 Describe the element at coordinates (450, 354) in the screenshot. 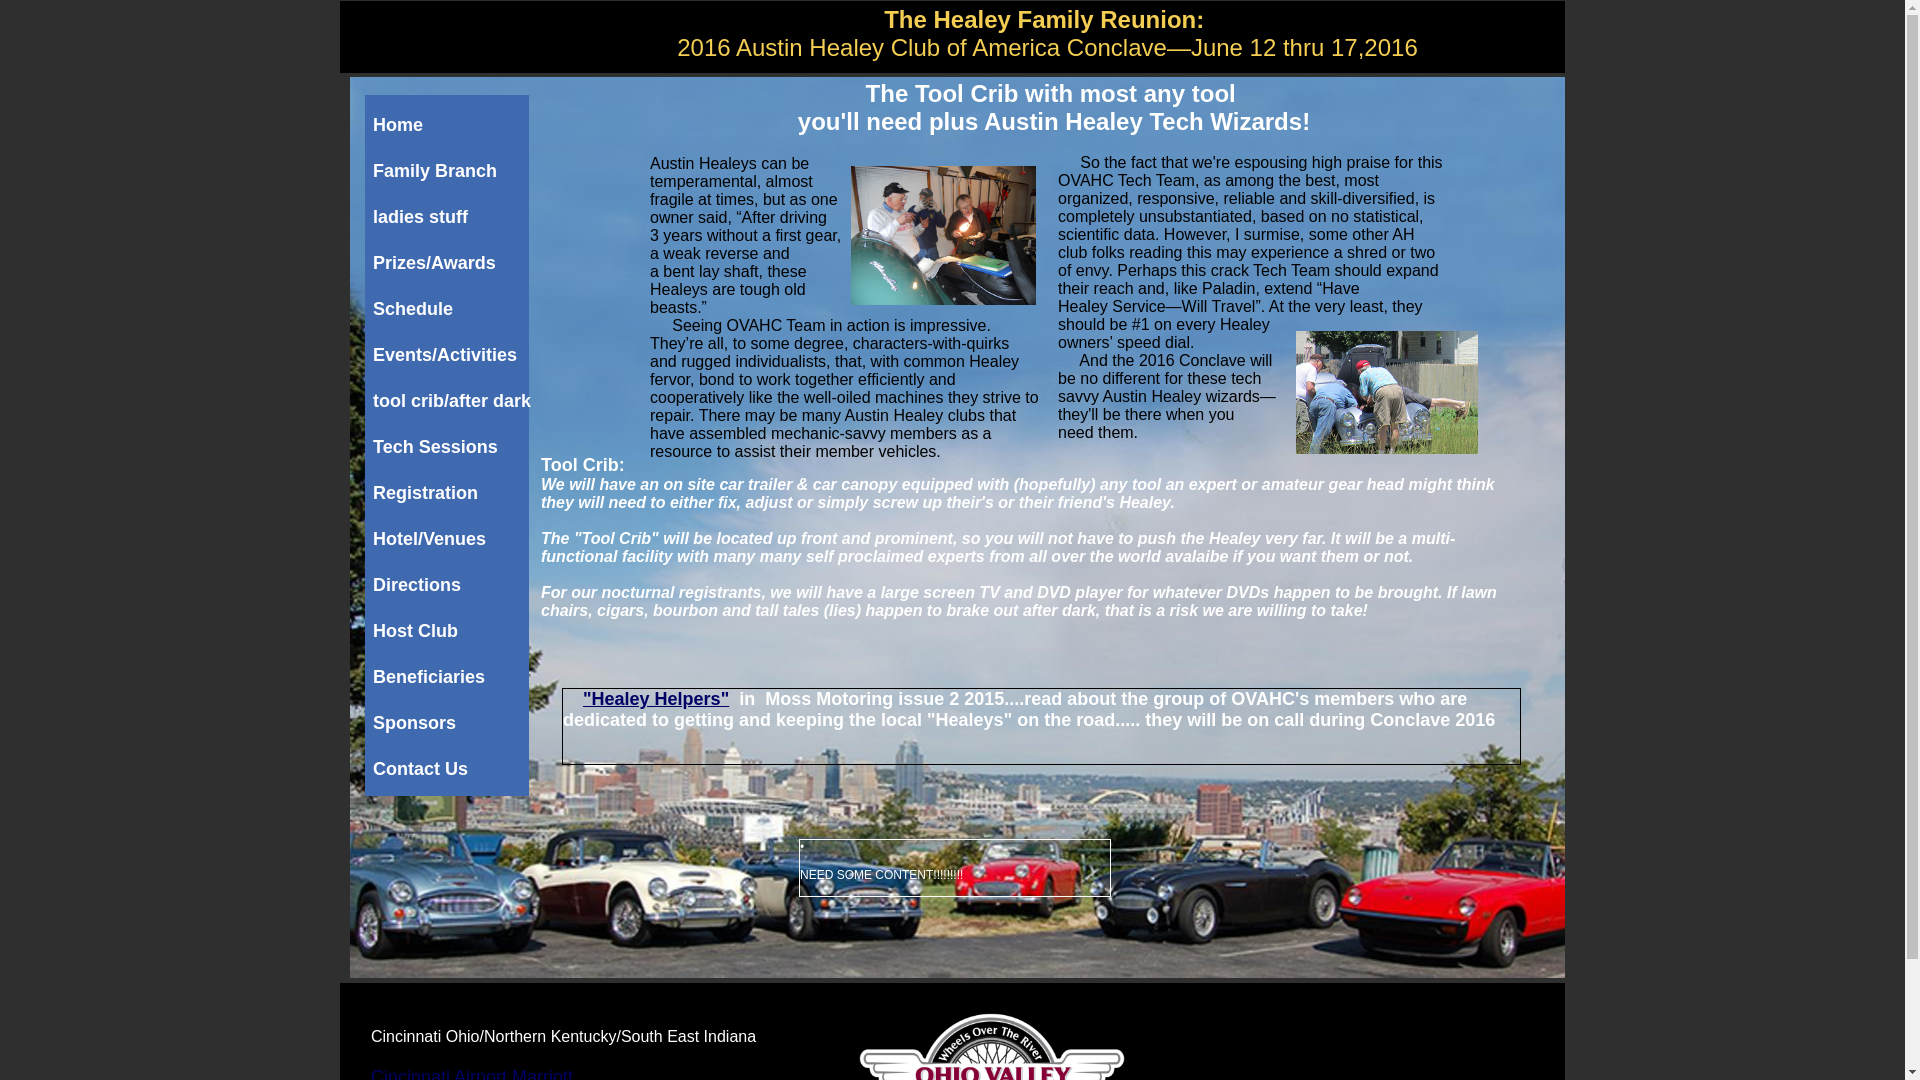

I see `'Events/Activities'` at that location.